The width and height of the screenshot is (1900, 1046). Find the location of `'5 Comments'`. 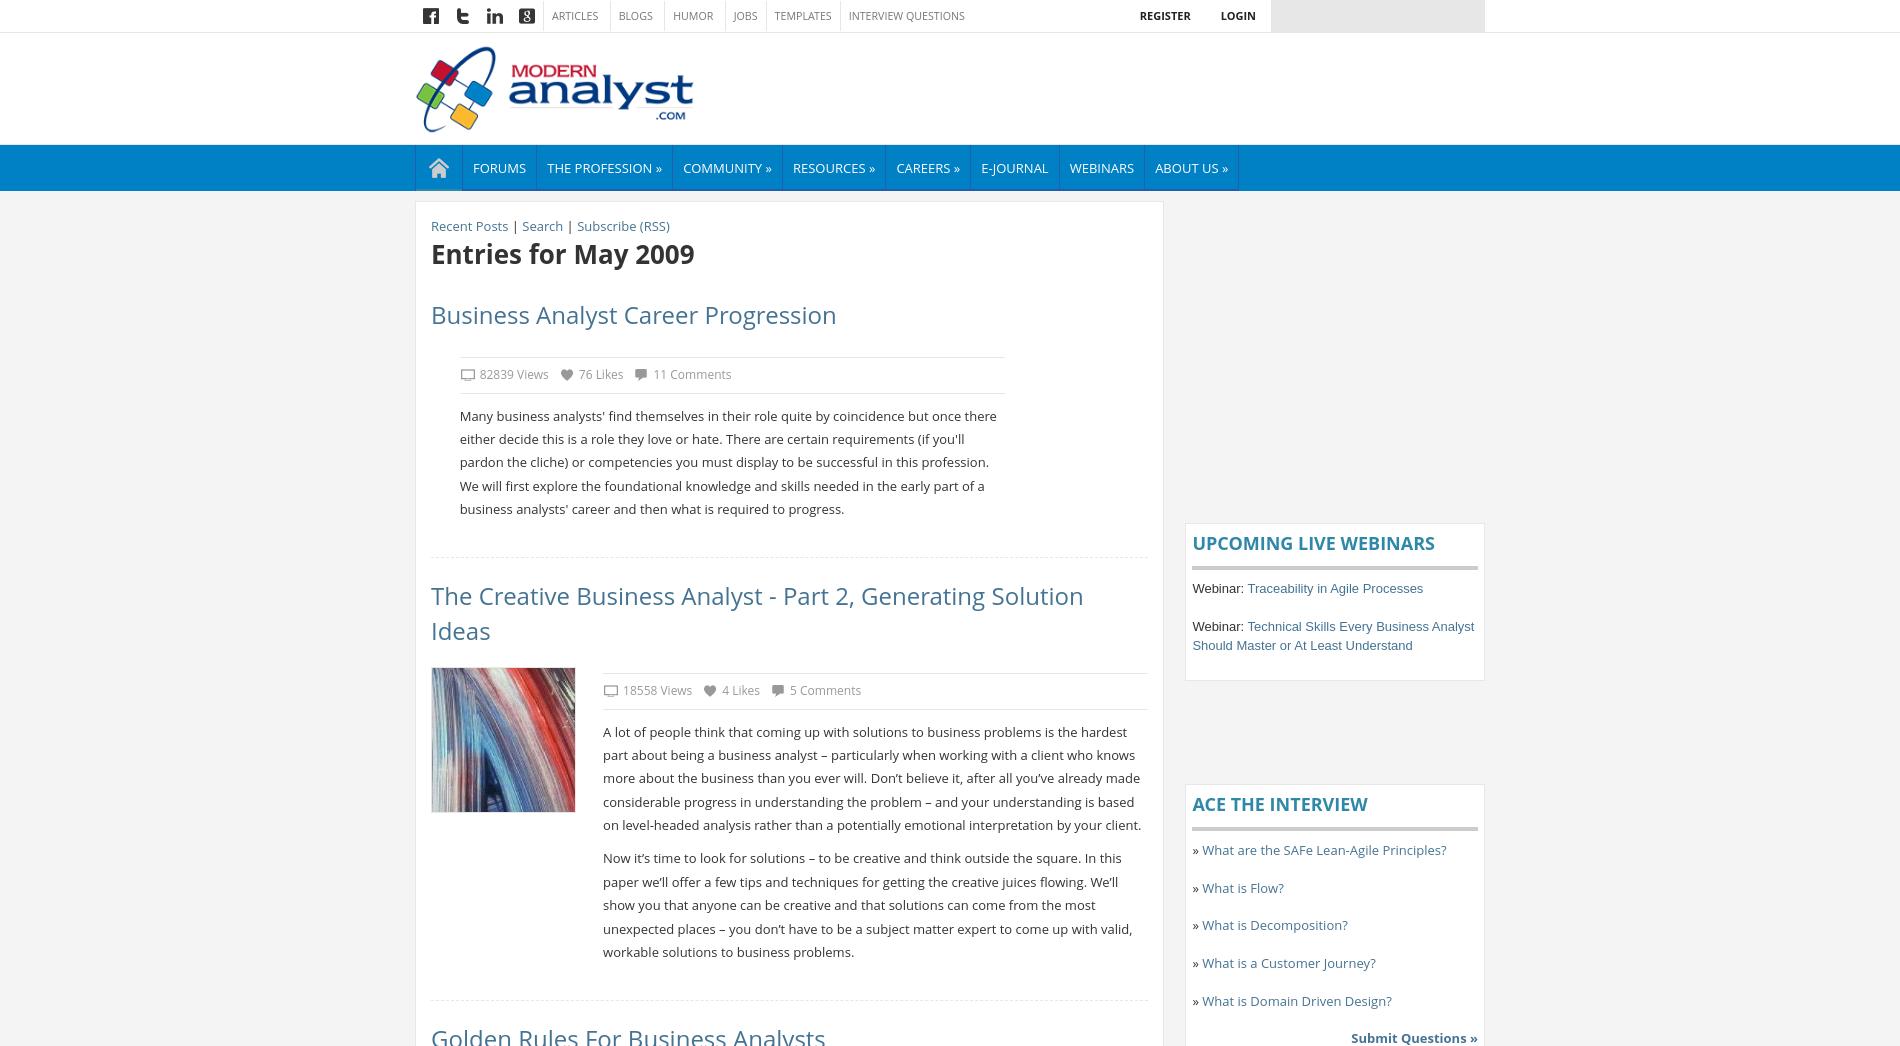

'5 Comments' is located at coordinates (823, 690).